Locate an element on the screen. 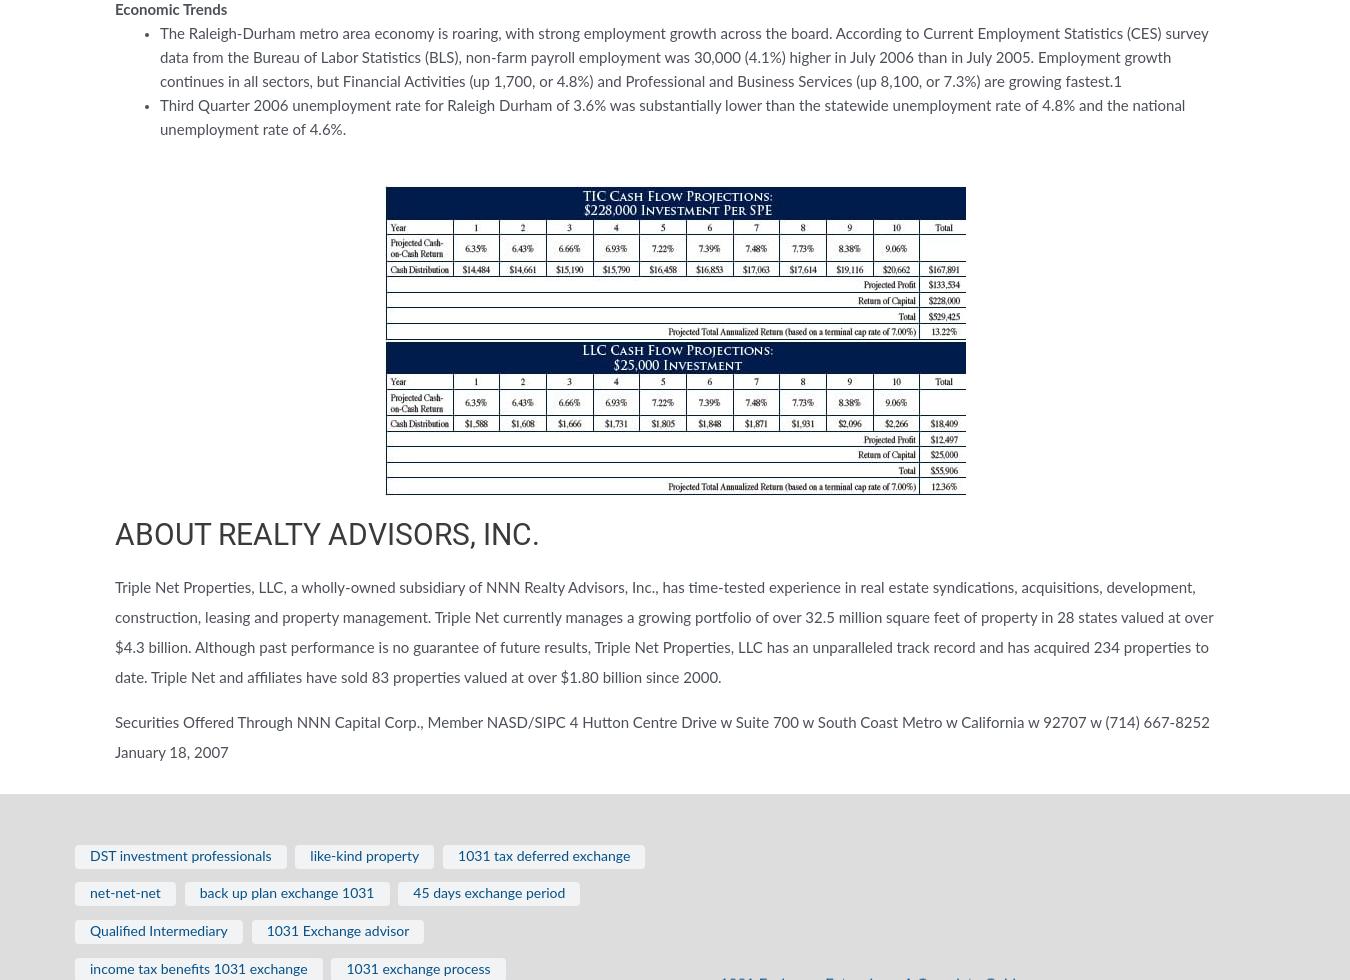 The height and width of the screenshot is (980, 1350). 'ABOUT REALTY ADVISORS, INC.' is located at coordinates (326, 534).